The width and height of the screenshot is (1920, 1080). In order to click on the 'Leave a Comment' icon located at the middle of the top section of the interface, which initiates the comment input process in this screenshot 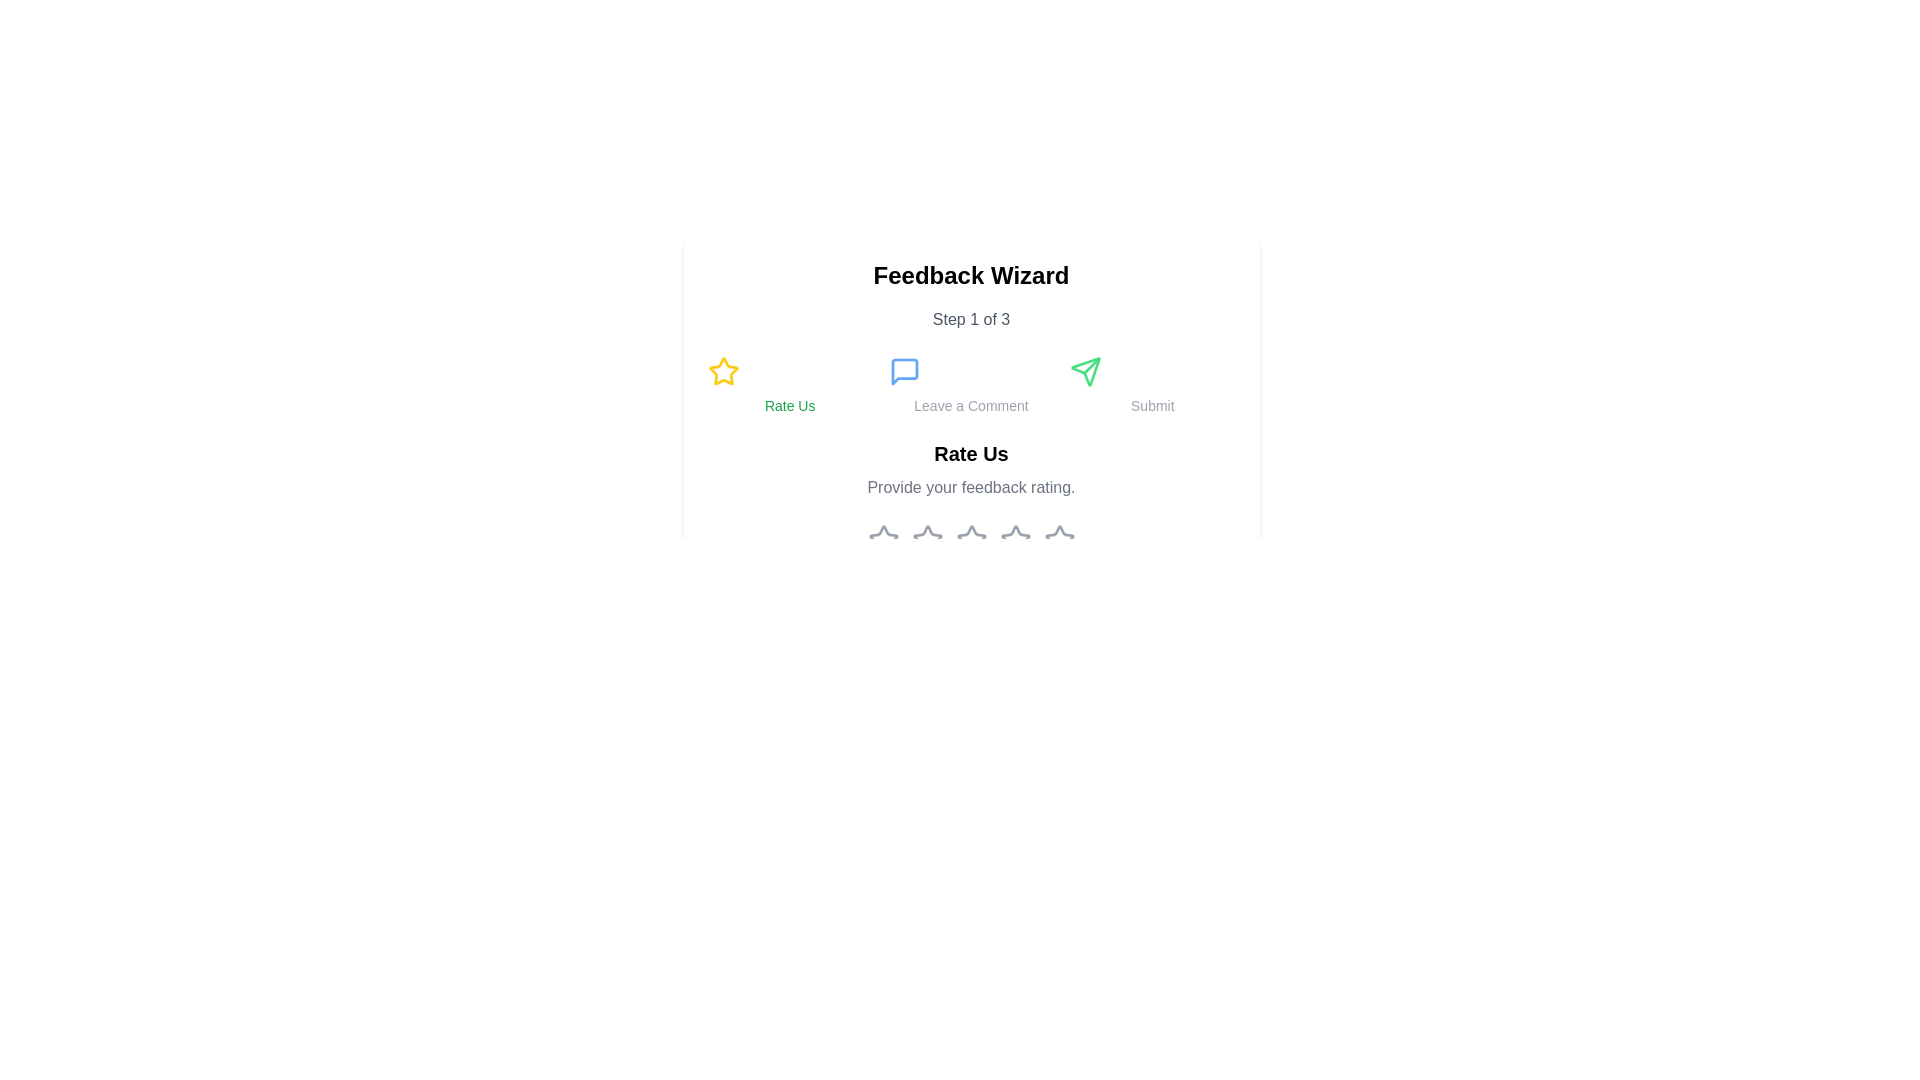, I will do `click(903, 371)`.